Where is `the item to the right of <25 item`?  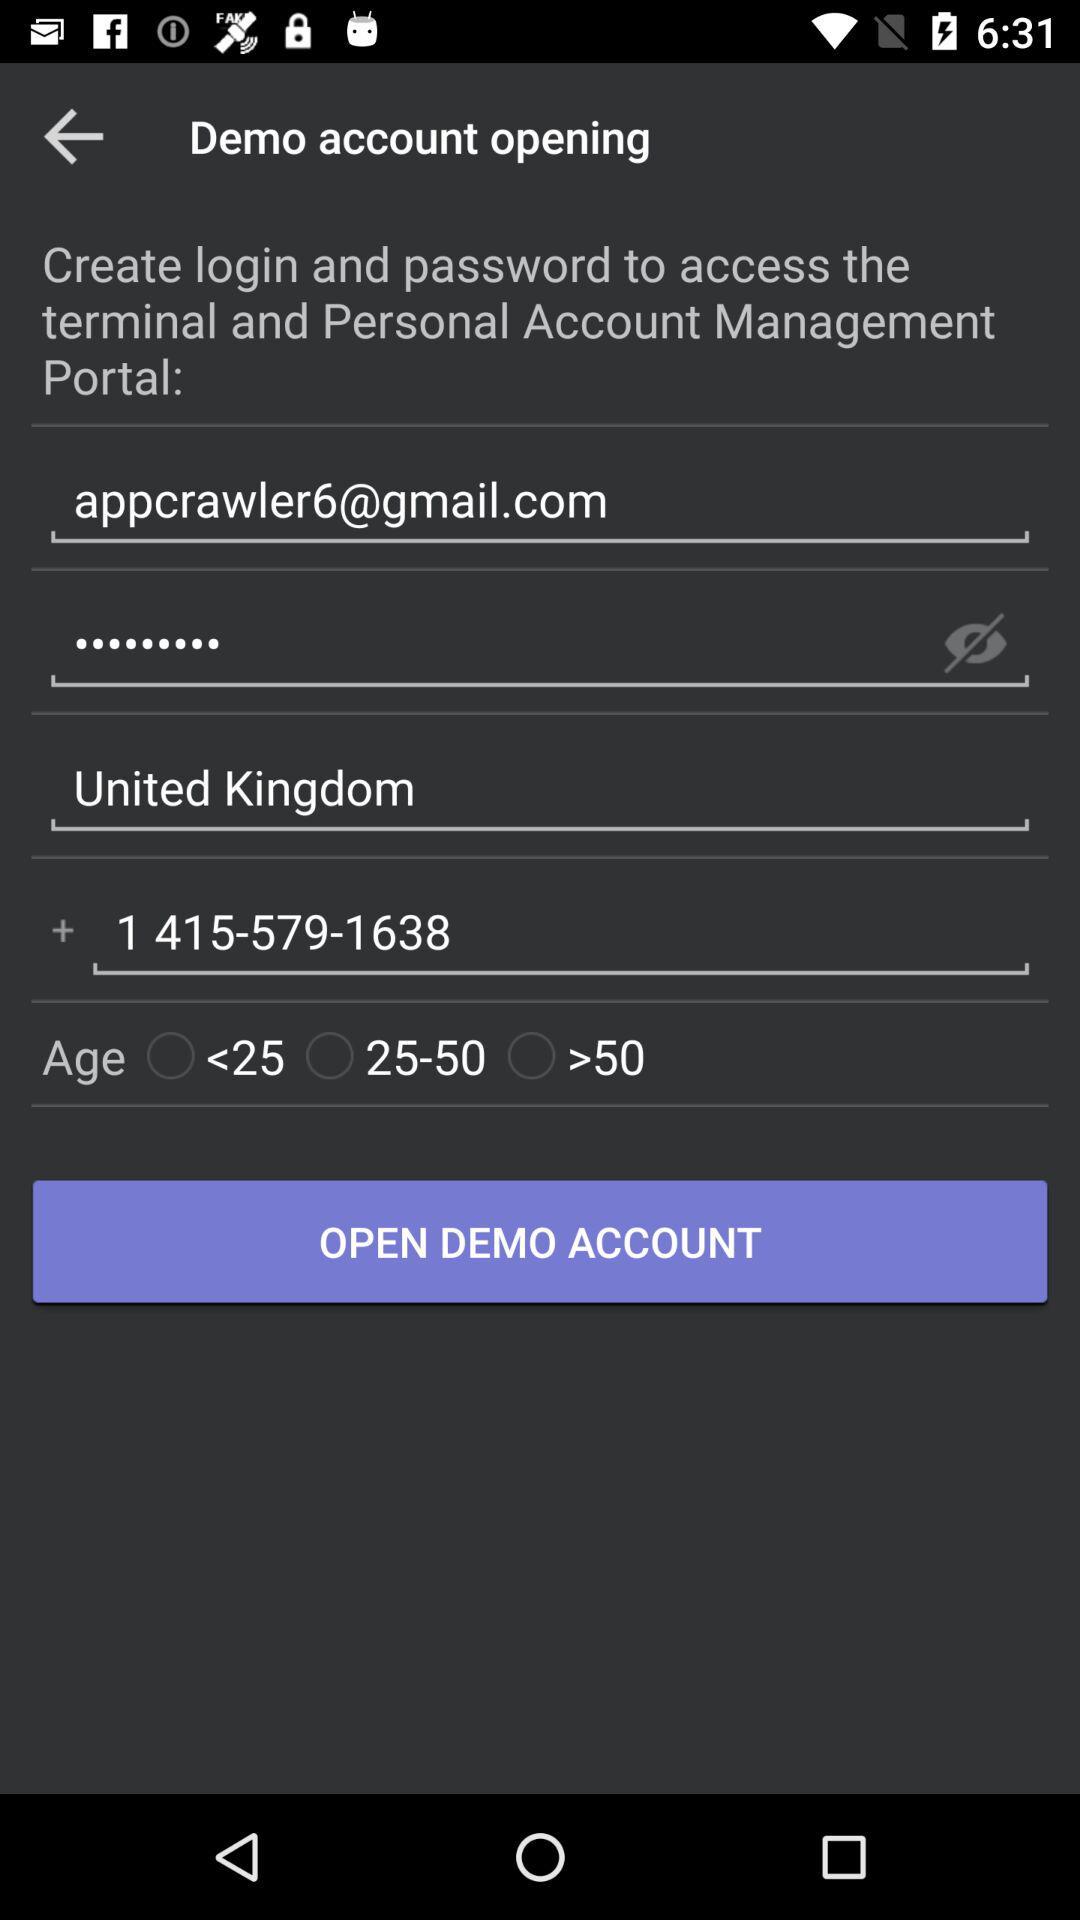
the item to the right of <25 item is located at coordinates (396, 1055).